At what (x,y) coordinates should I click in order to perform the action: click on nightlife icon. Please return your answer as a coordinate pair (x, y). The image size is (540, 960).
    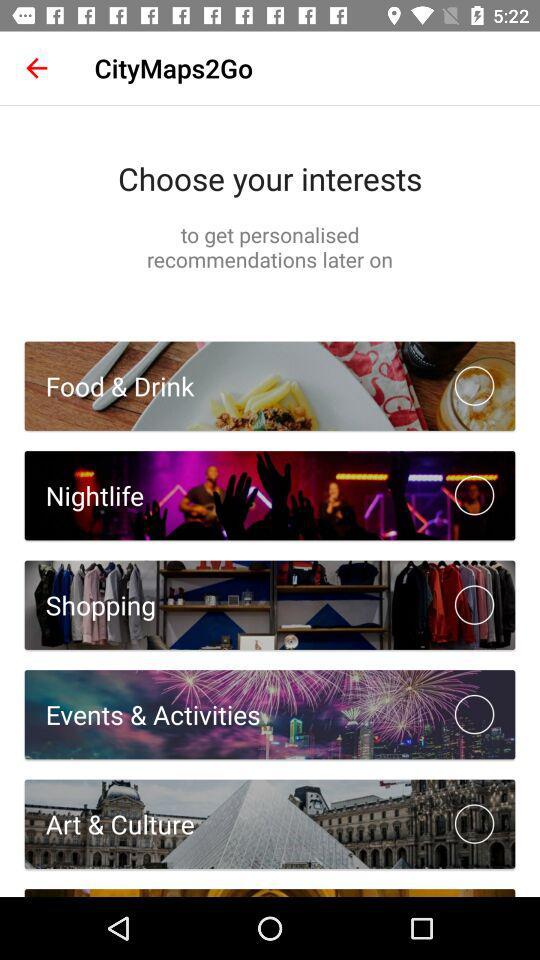
    Looking at the image, I should click on (83, 494).